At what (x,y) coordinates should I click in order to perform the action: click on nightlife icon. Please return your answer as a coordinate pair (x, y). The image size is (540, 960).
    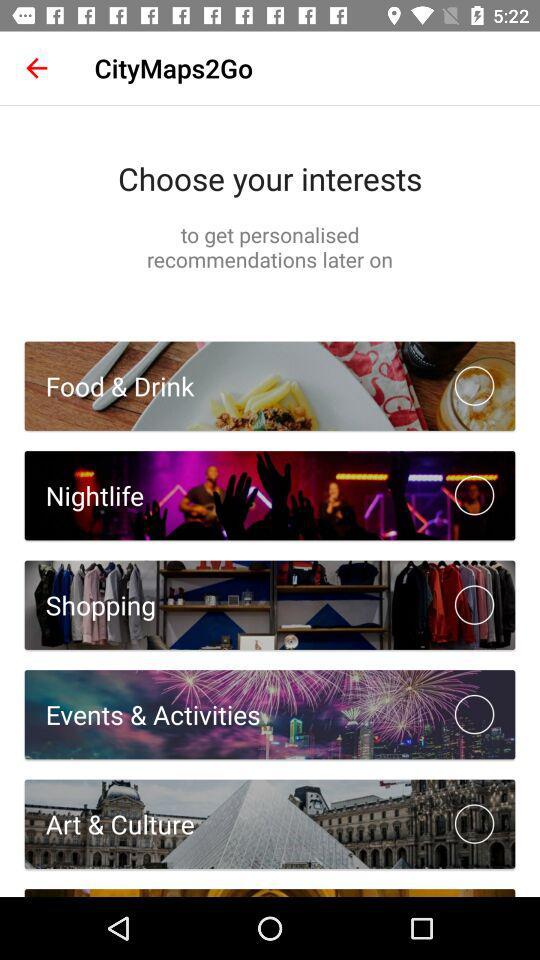
    Looking at the image, I should click on (83, 494).